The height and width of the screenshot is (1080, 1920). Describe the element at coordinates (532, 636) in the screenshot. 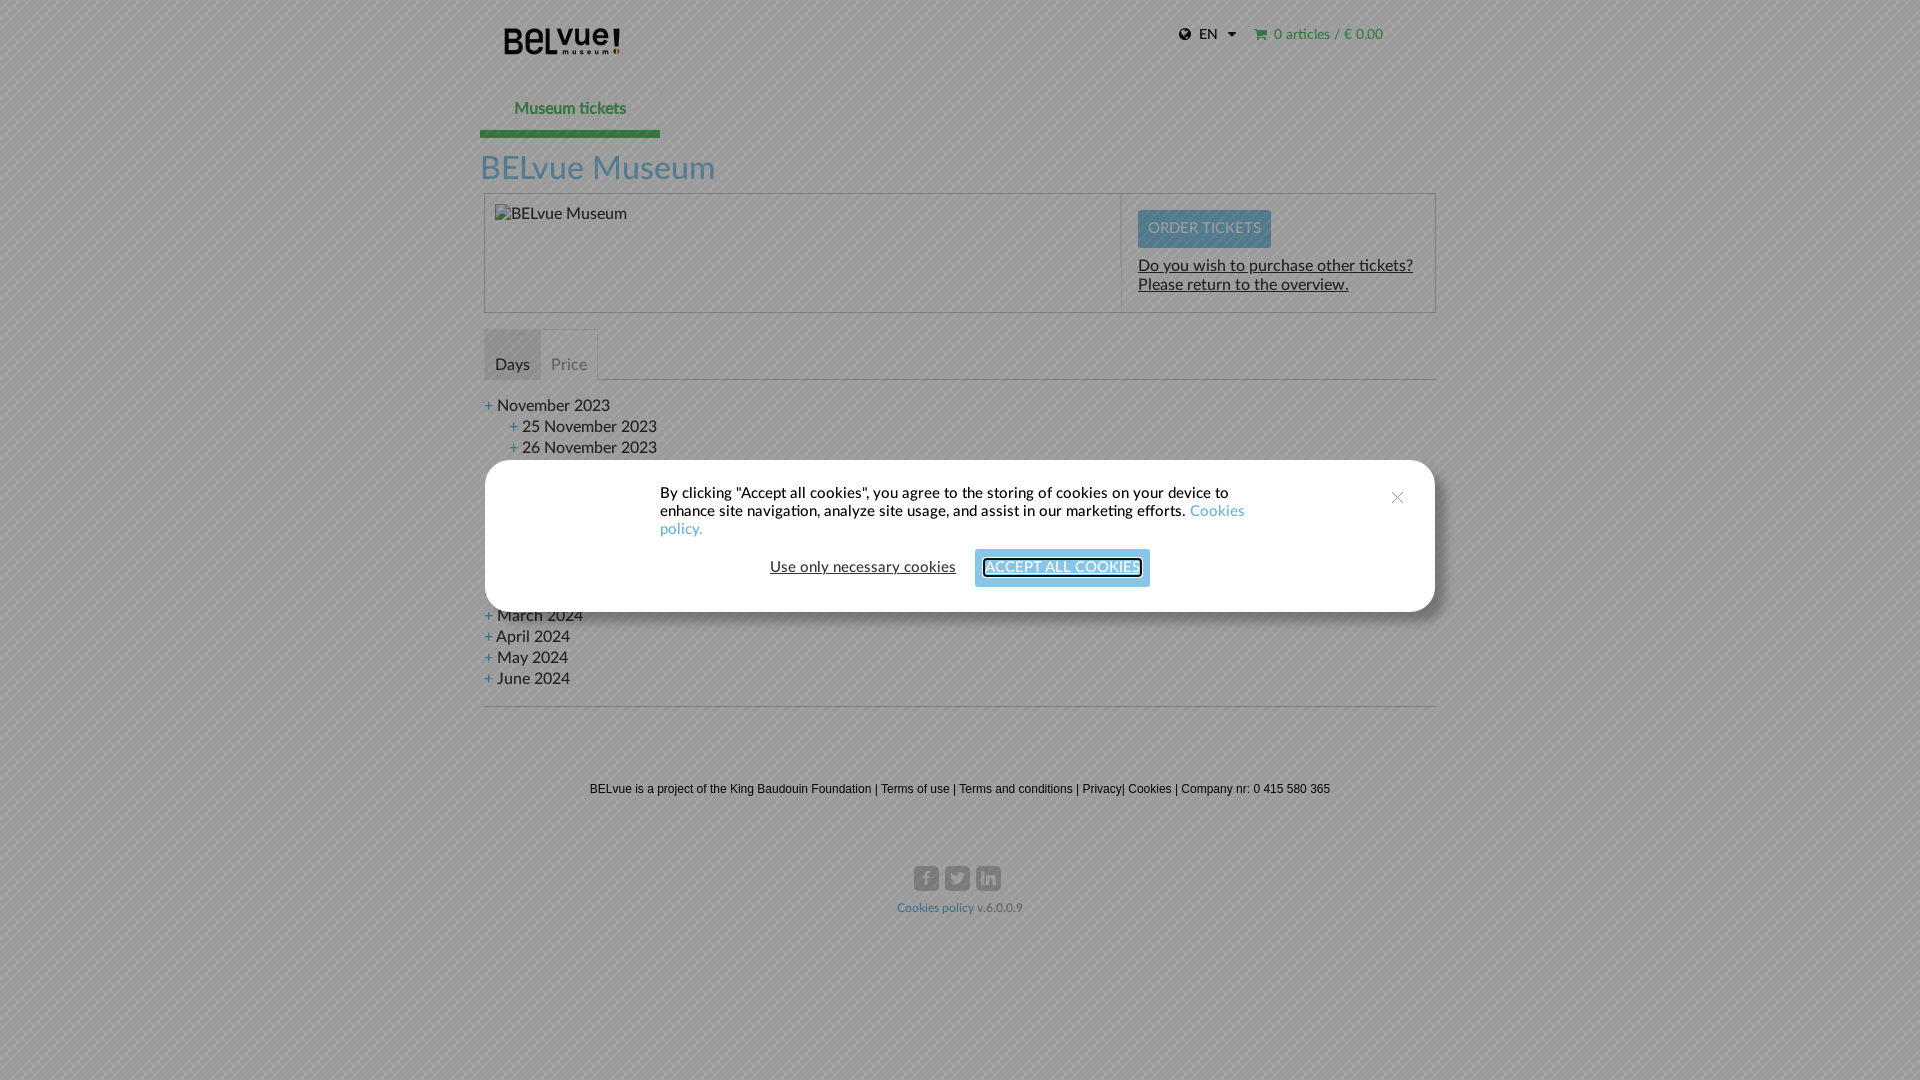

I see `'April 2024'` at that location.